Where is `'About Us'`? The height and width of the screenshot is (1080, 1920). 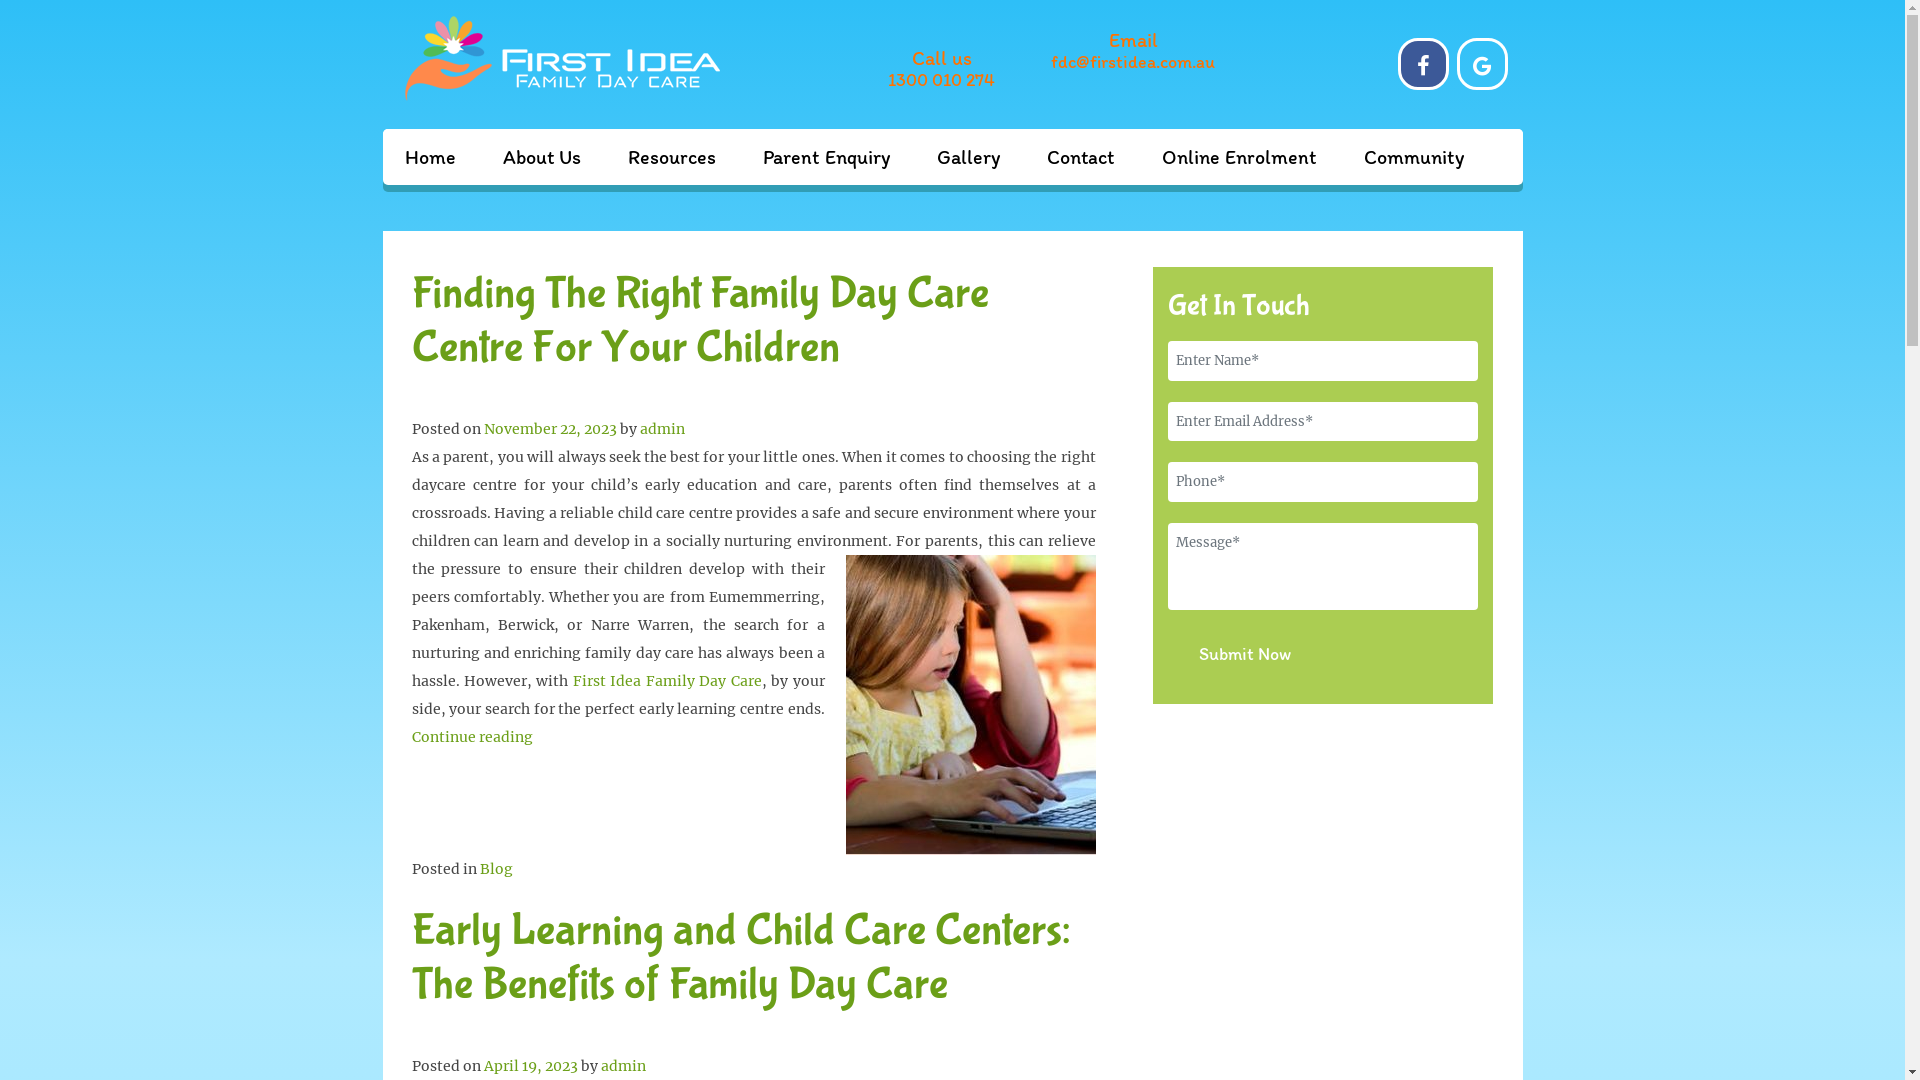
'About Us' is located at coordinates (480, 156).